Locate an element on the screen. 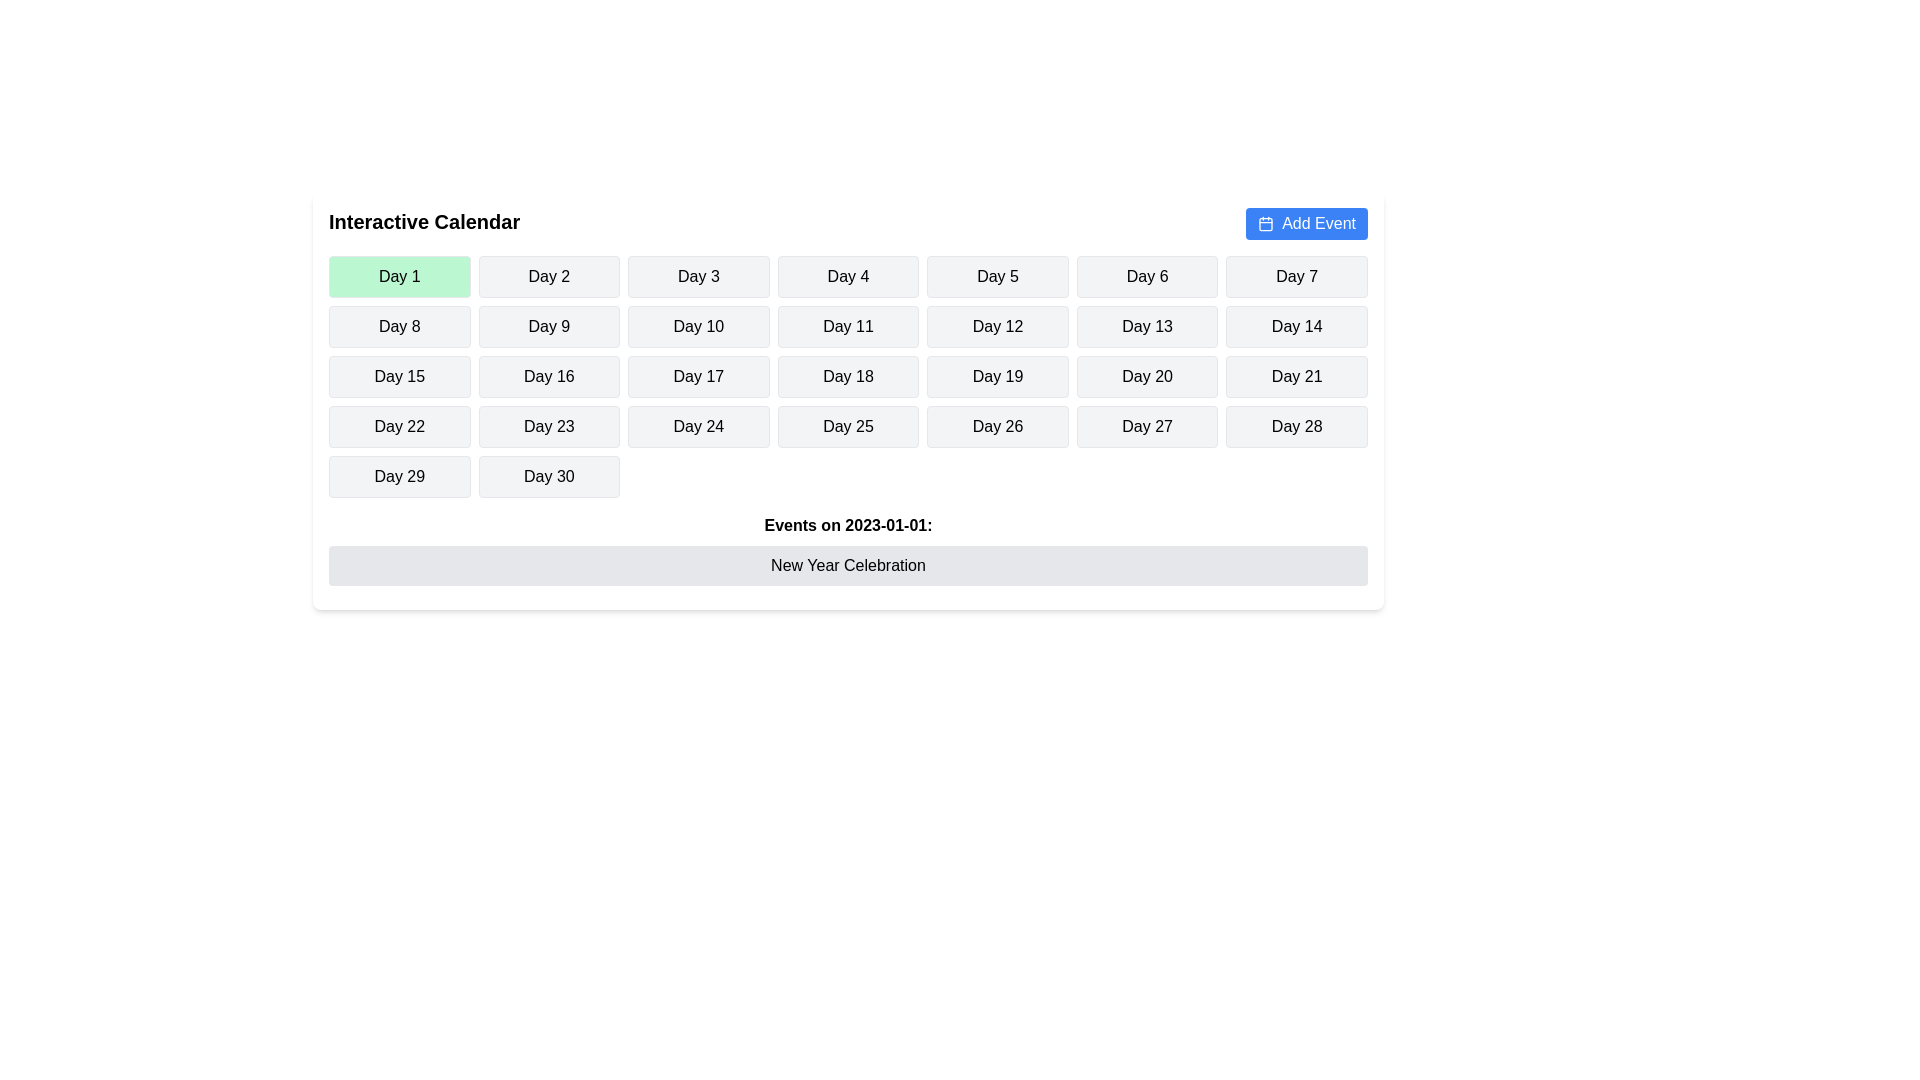 The height and width of the screenshot is (1080, 1920). the button labeled 'Day 29' which is a rectangular element with rounded corners, located in the last row, first column of a grid layout is located at coordinates (399, 477).